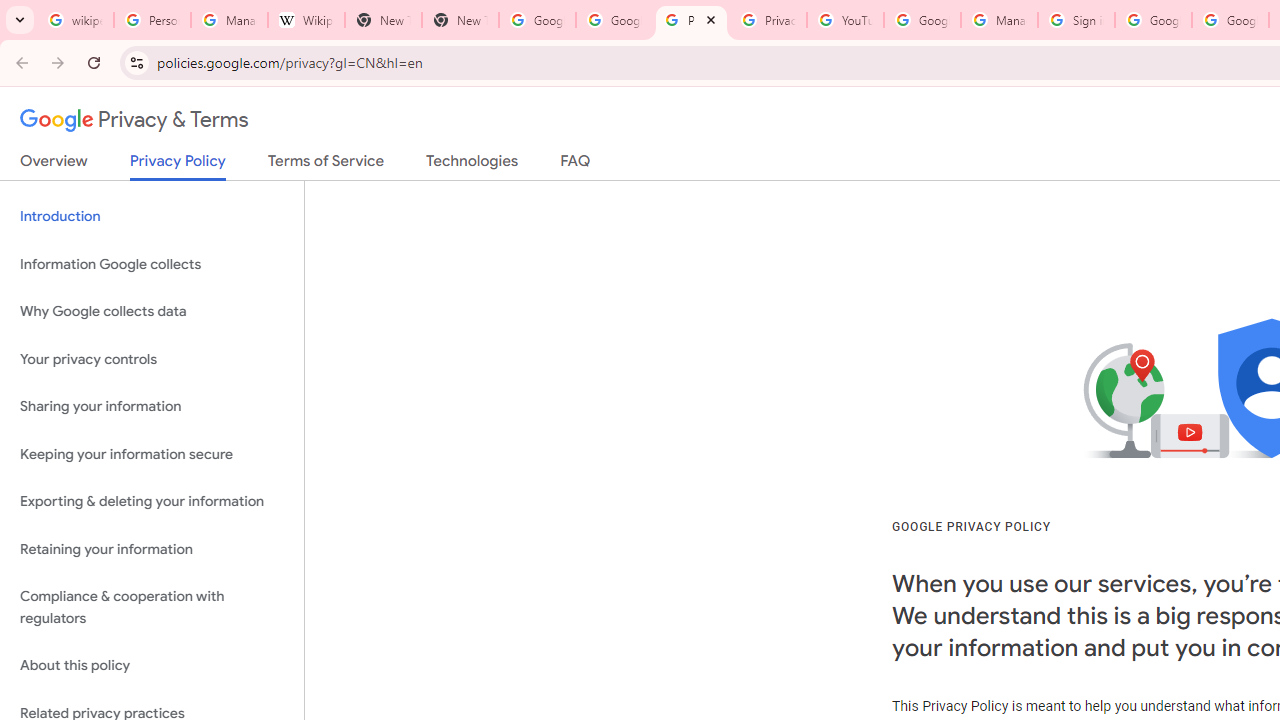 This screenshot has height=720, width=1280. I want to click on 'Manage your Location History - Google Search Help', so click(229, 20).